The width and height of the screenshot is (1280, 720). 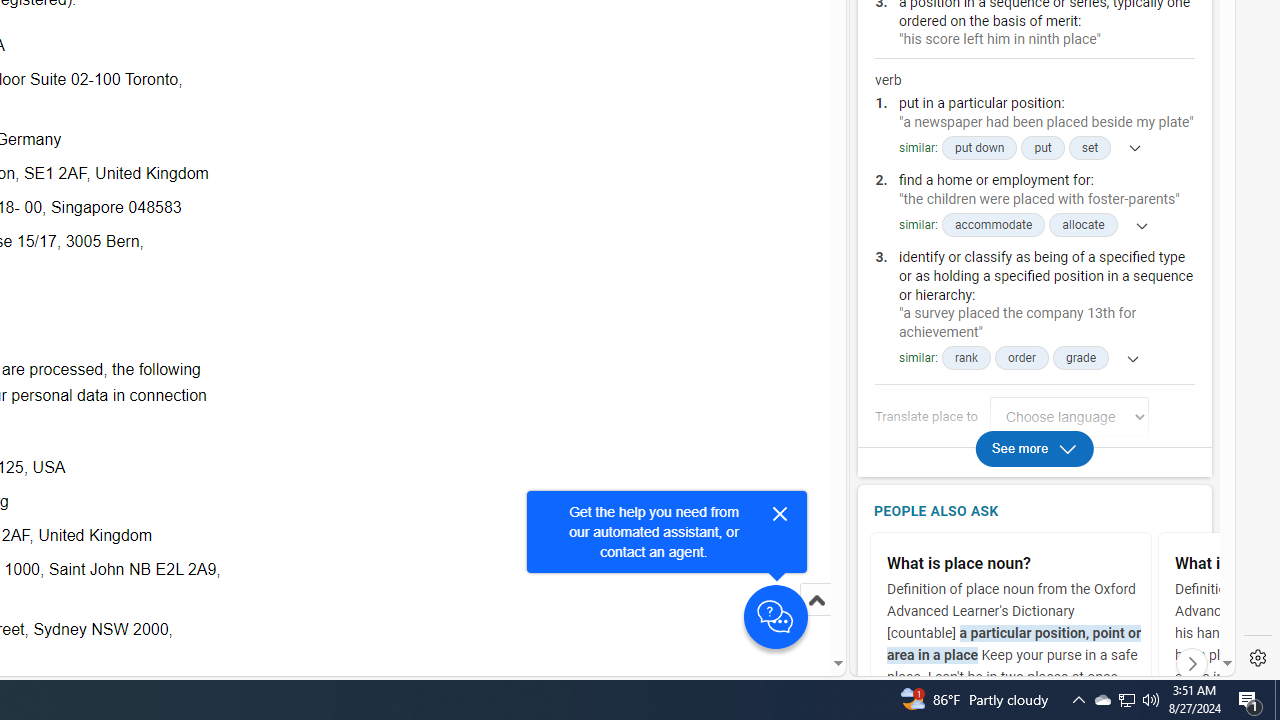 What do you see at coordinates (1088, 147) in the screenshot?
I see `'set'` at bounding box center [1088, 147].